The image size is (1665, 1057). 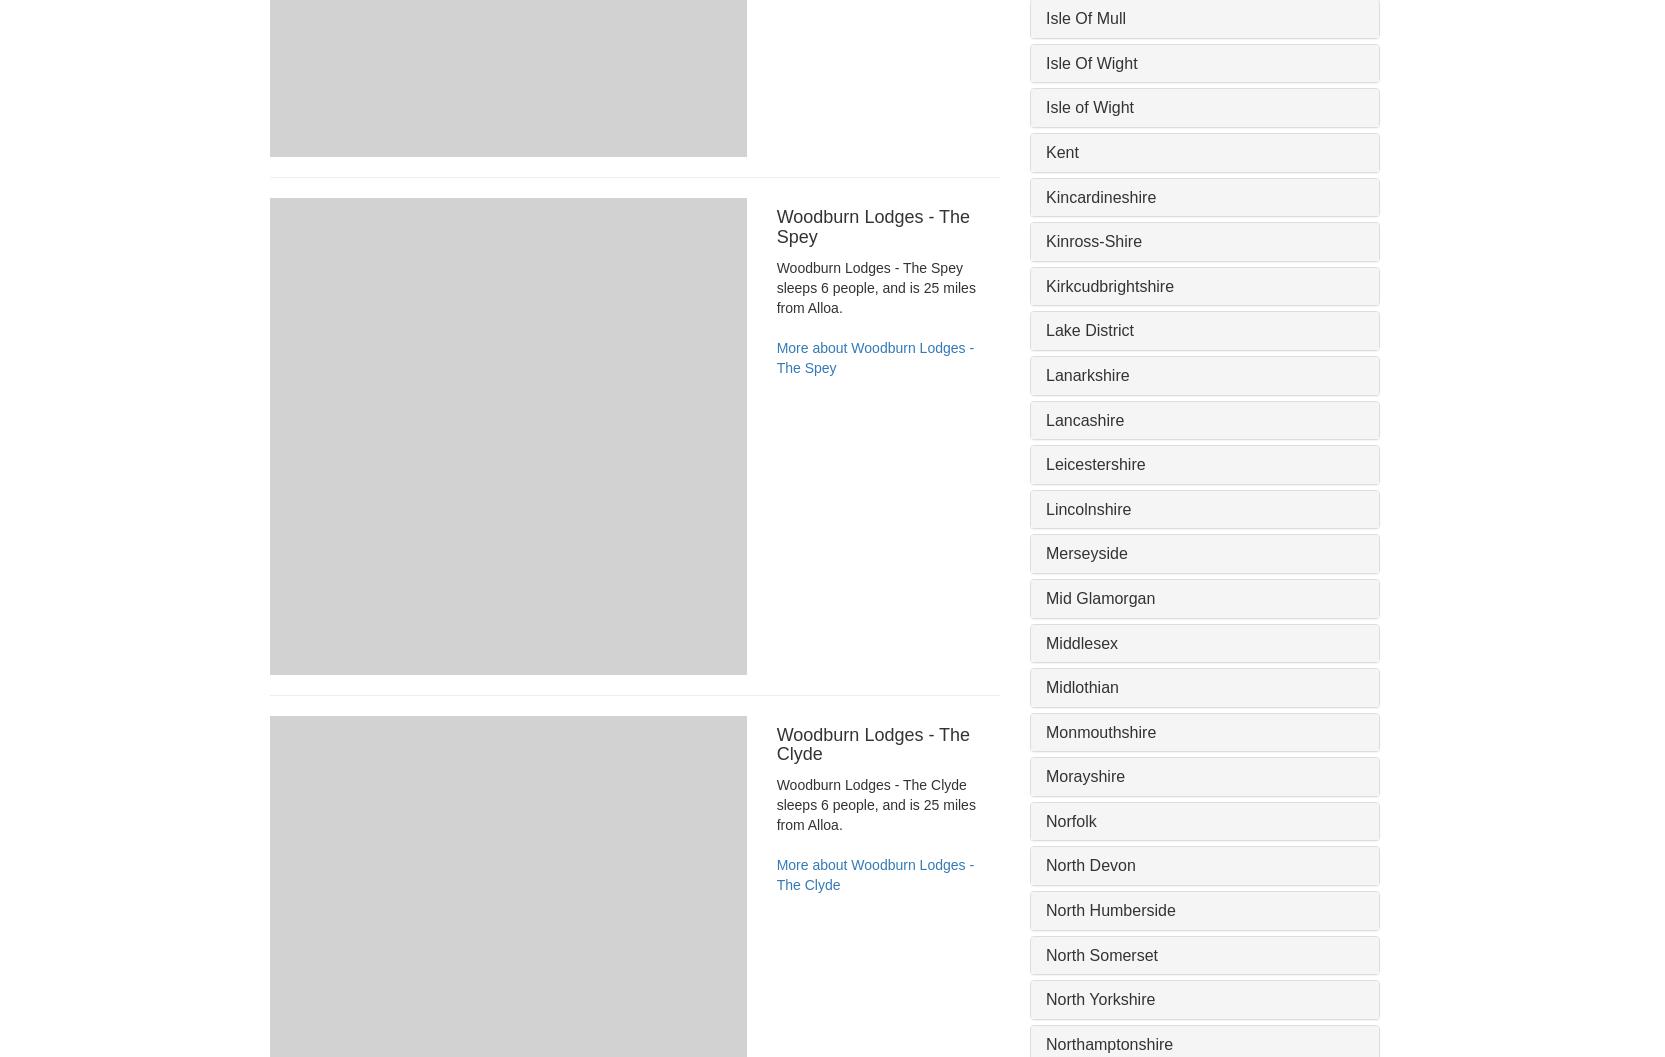 What do you see at coordinates (1101, 730) in the screenshot?
I see `'Monmouthshire'` at bounding box center [1101, 730].